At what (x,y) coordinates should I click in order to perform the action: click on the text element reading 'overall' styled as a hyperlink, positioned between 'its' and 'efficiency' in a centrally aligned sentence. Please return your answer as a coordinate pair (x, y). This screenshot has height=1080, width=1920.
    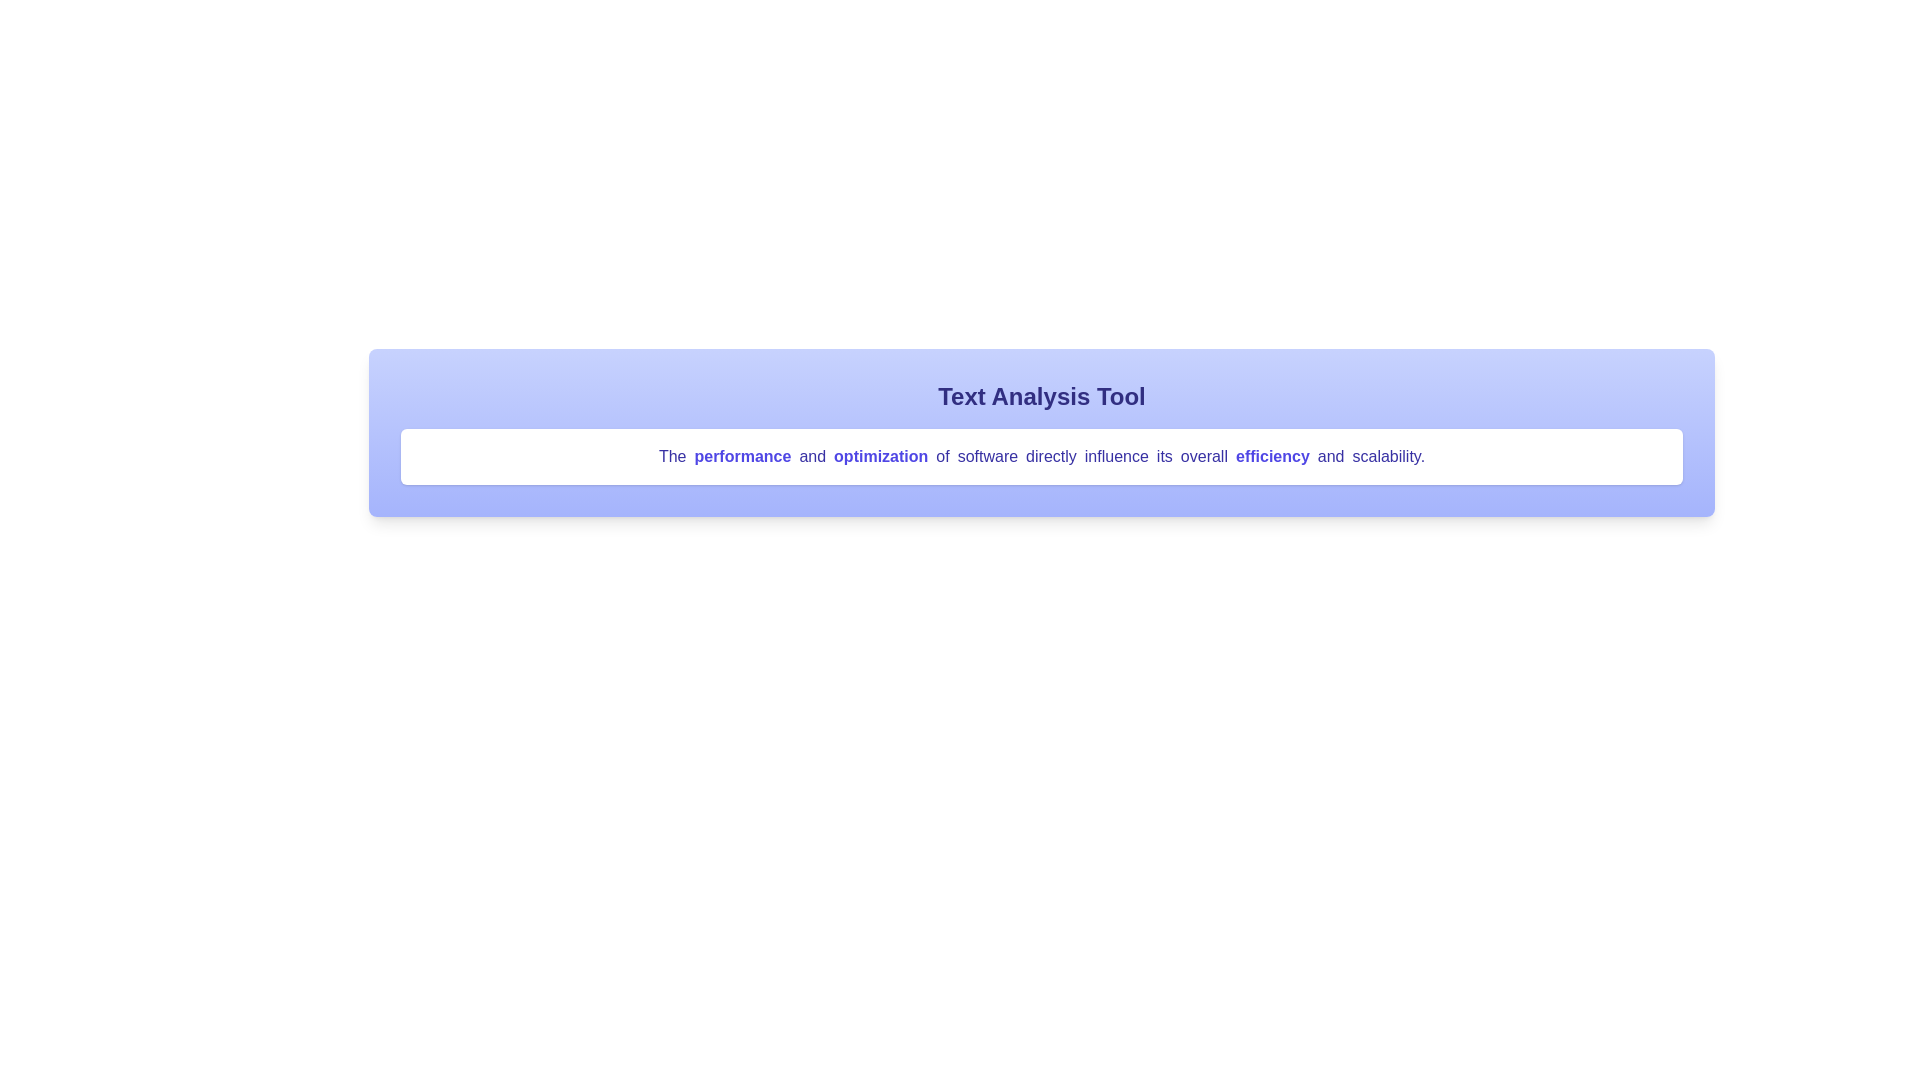
    Looking at the image, I should click on (1203, 456).